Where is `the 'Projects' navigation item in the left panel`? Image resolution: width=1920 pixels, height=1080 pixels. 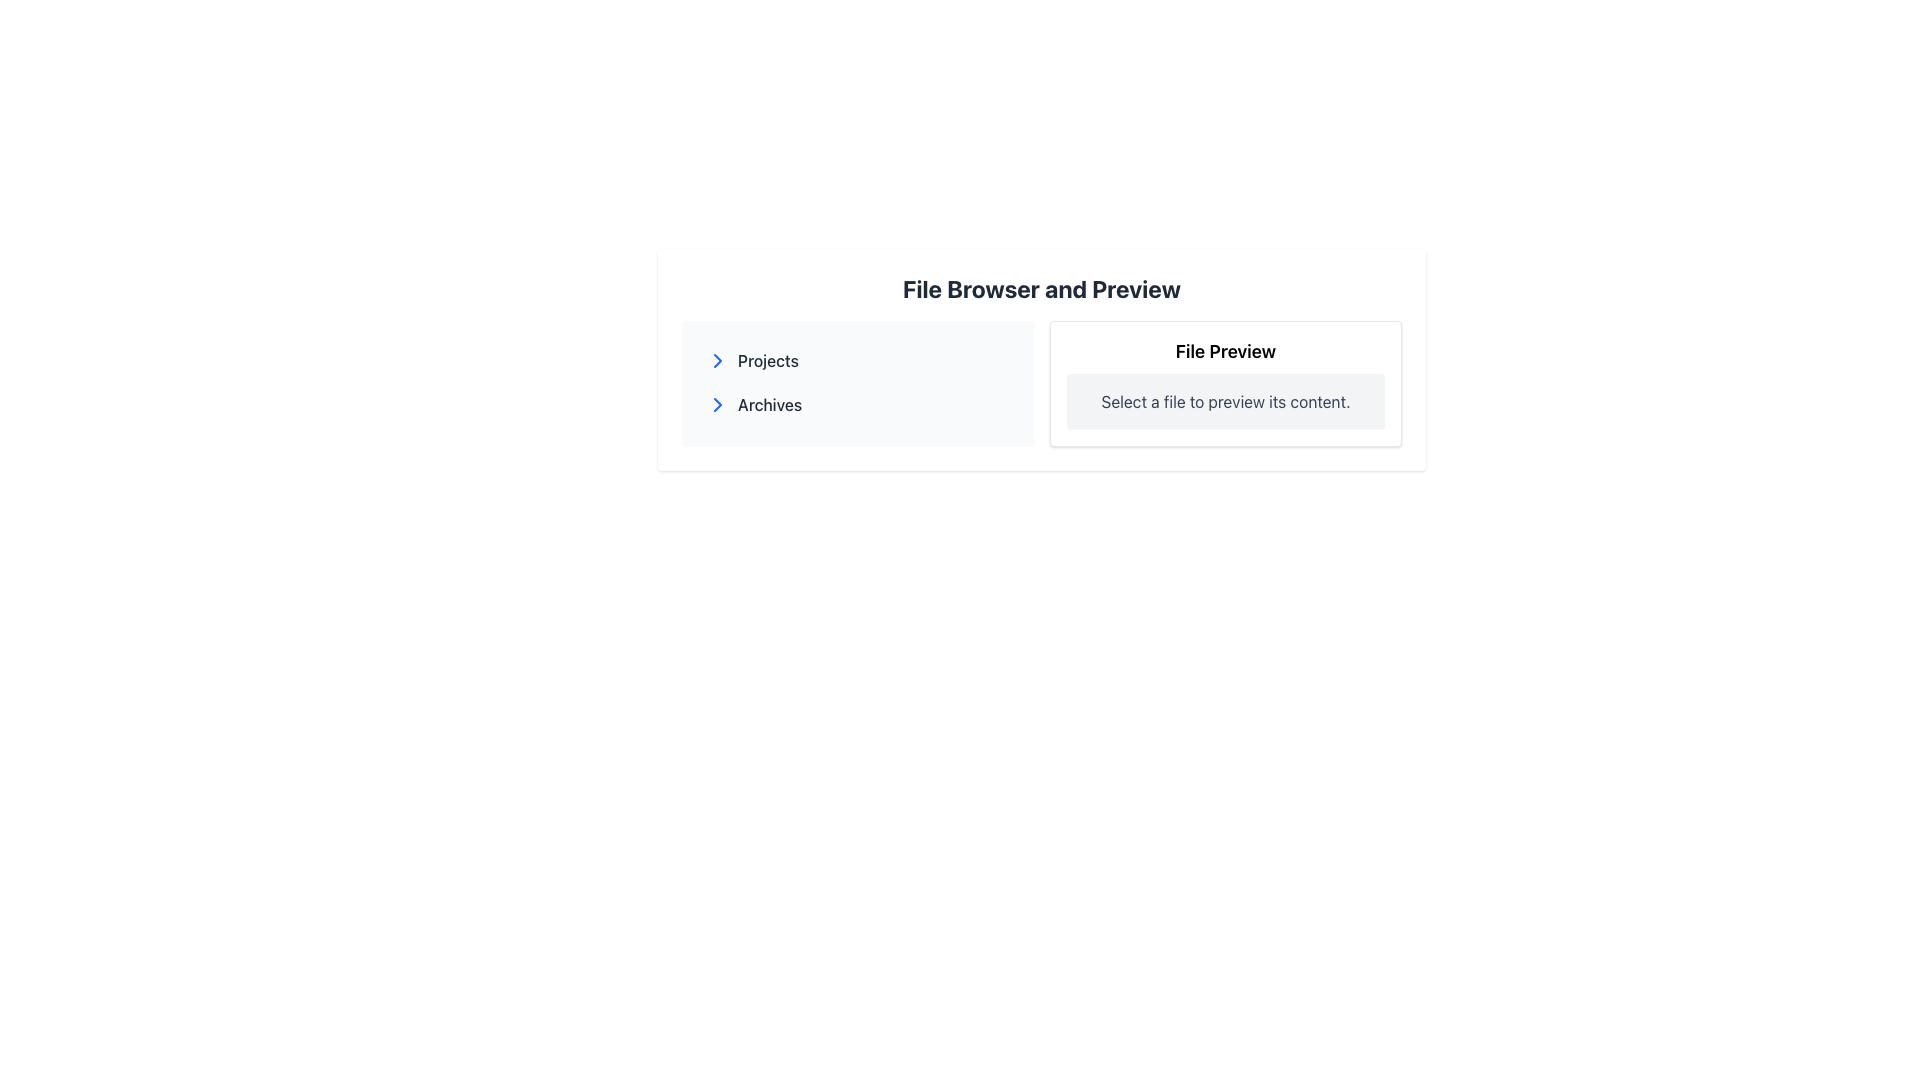
the 'Projects' navigation item in the left panel is located at coordinates (858, 361).